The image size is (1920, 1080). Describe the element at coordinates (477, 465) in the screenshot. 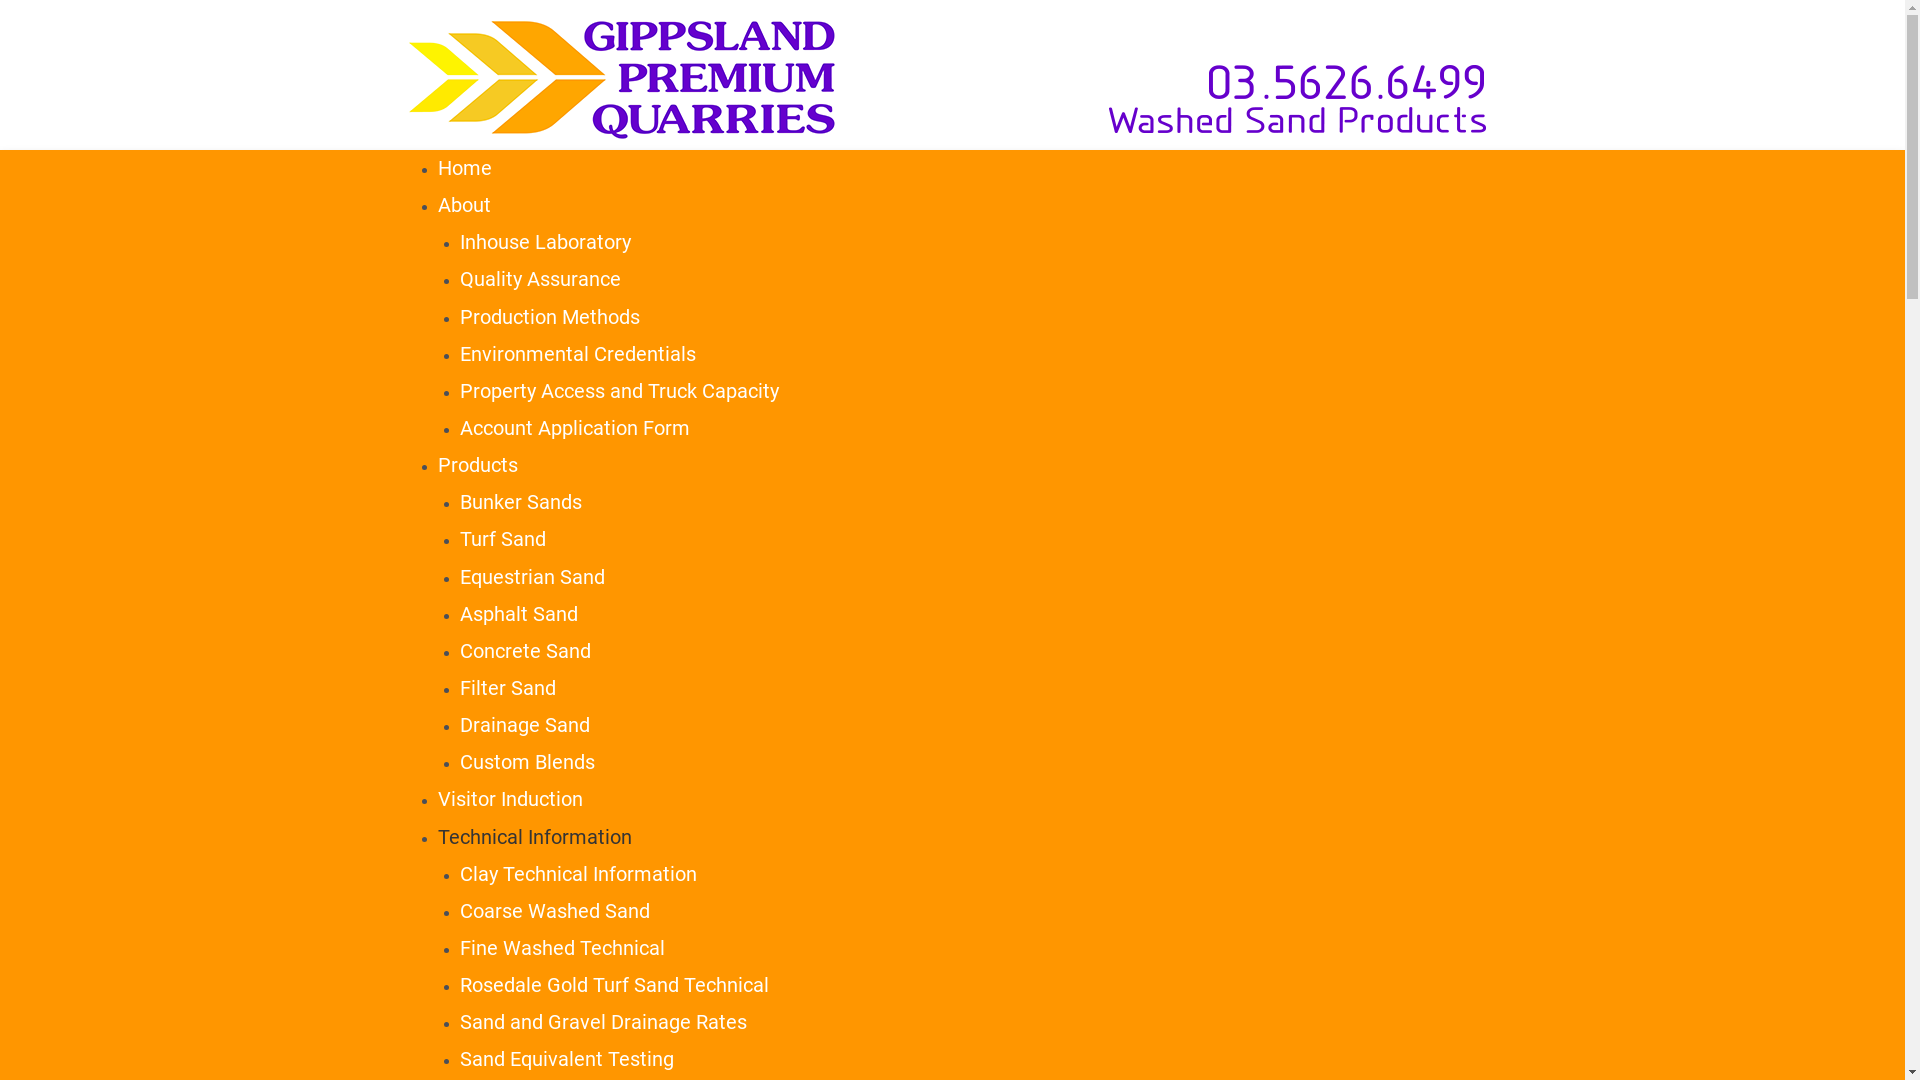

I see `'Products'` at that location.